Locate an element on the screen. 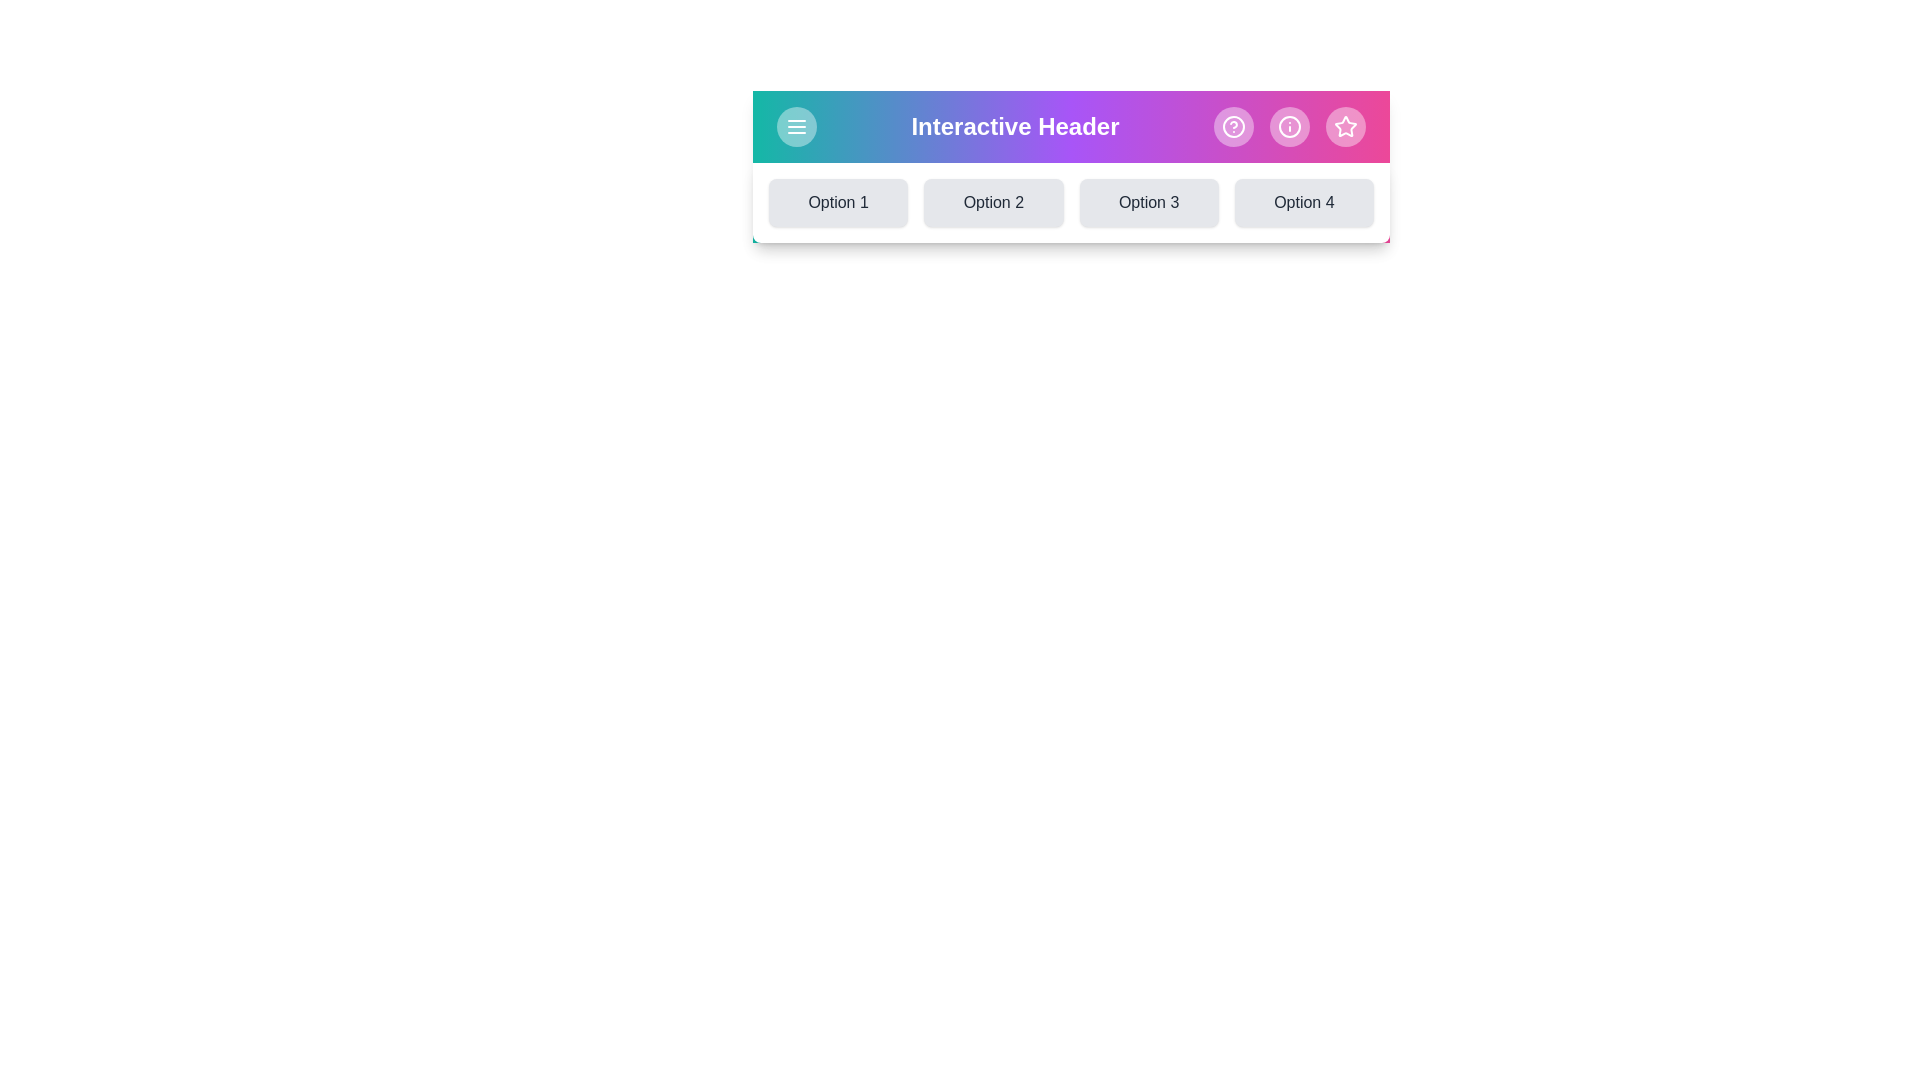  the 'Option 4' button is located at coordinates (1304, 203).